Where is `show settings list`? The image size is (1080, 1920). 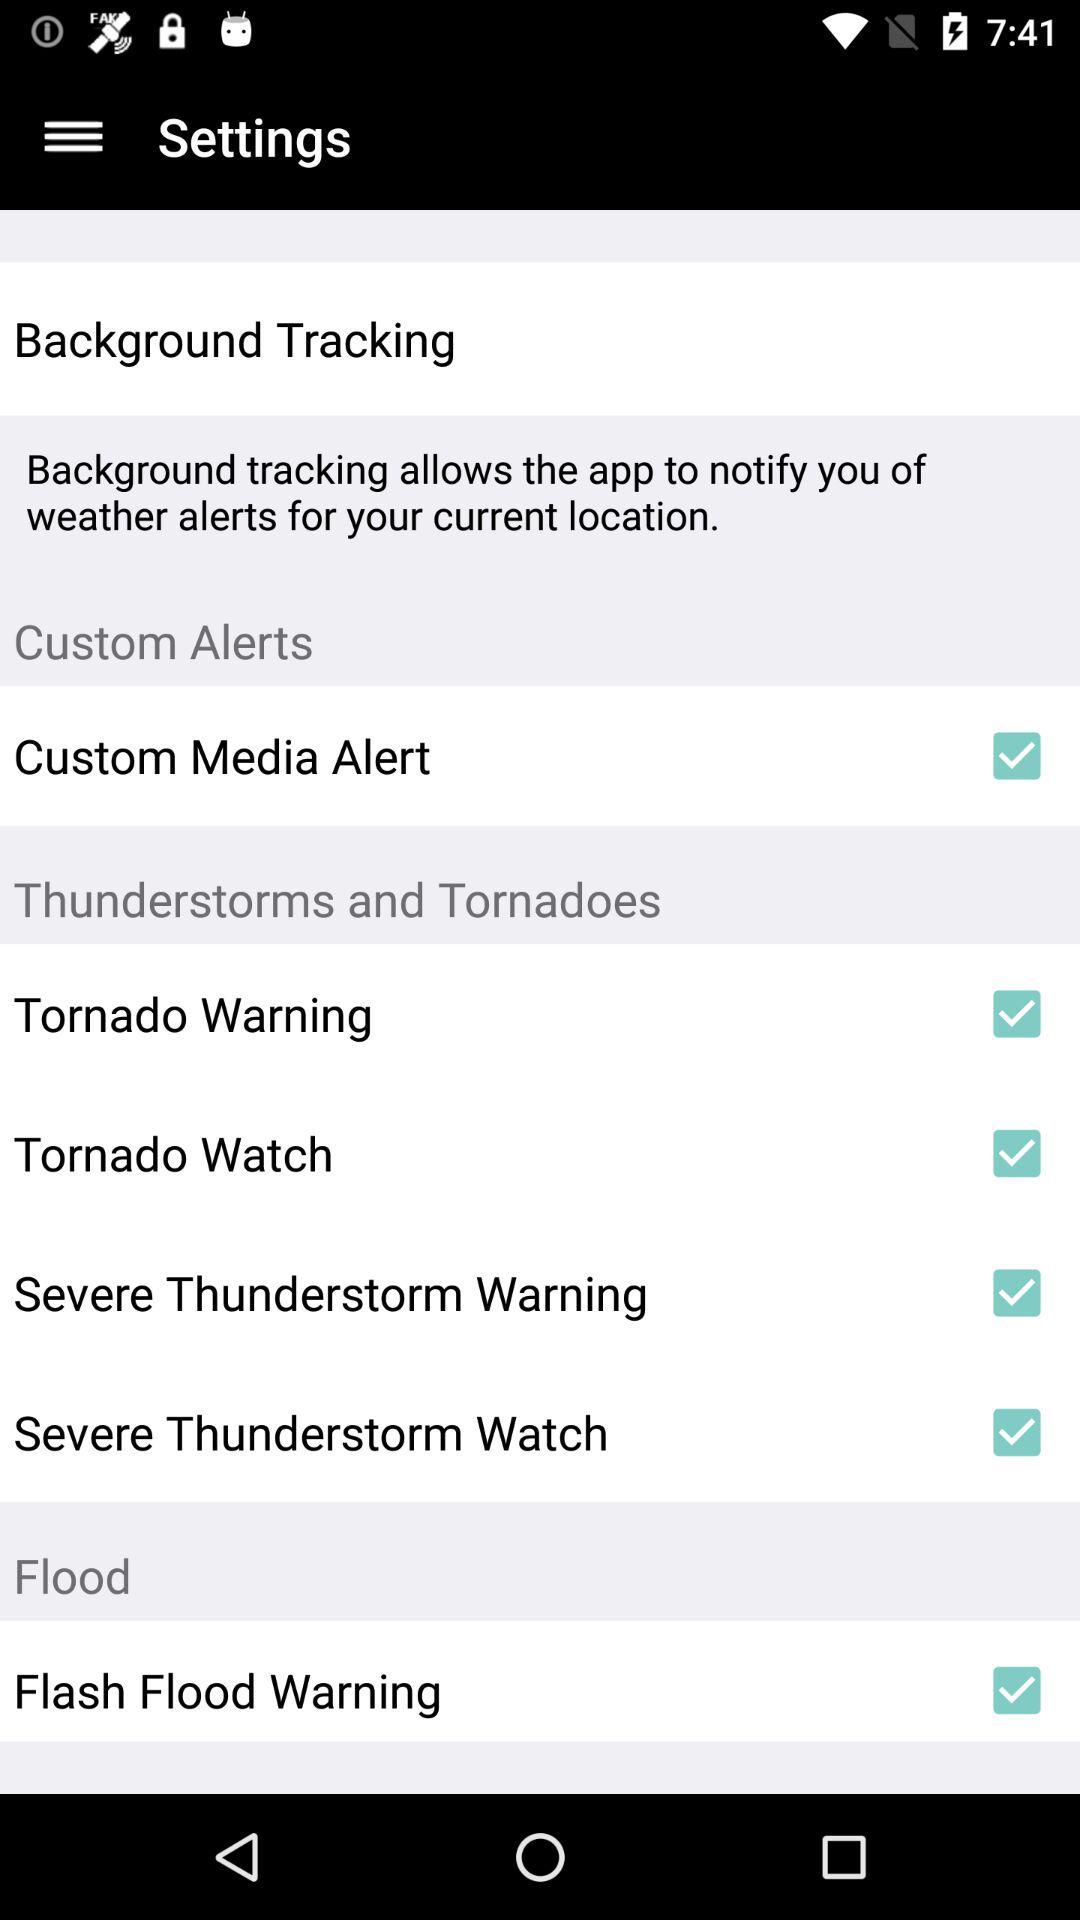
show settings list is located at coordinates (72, 135).